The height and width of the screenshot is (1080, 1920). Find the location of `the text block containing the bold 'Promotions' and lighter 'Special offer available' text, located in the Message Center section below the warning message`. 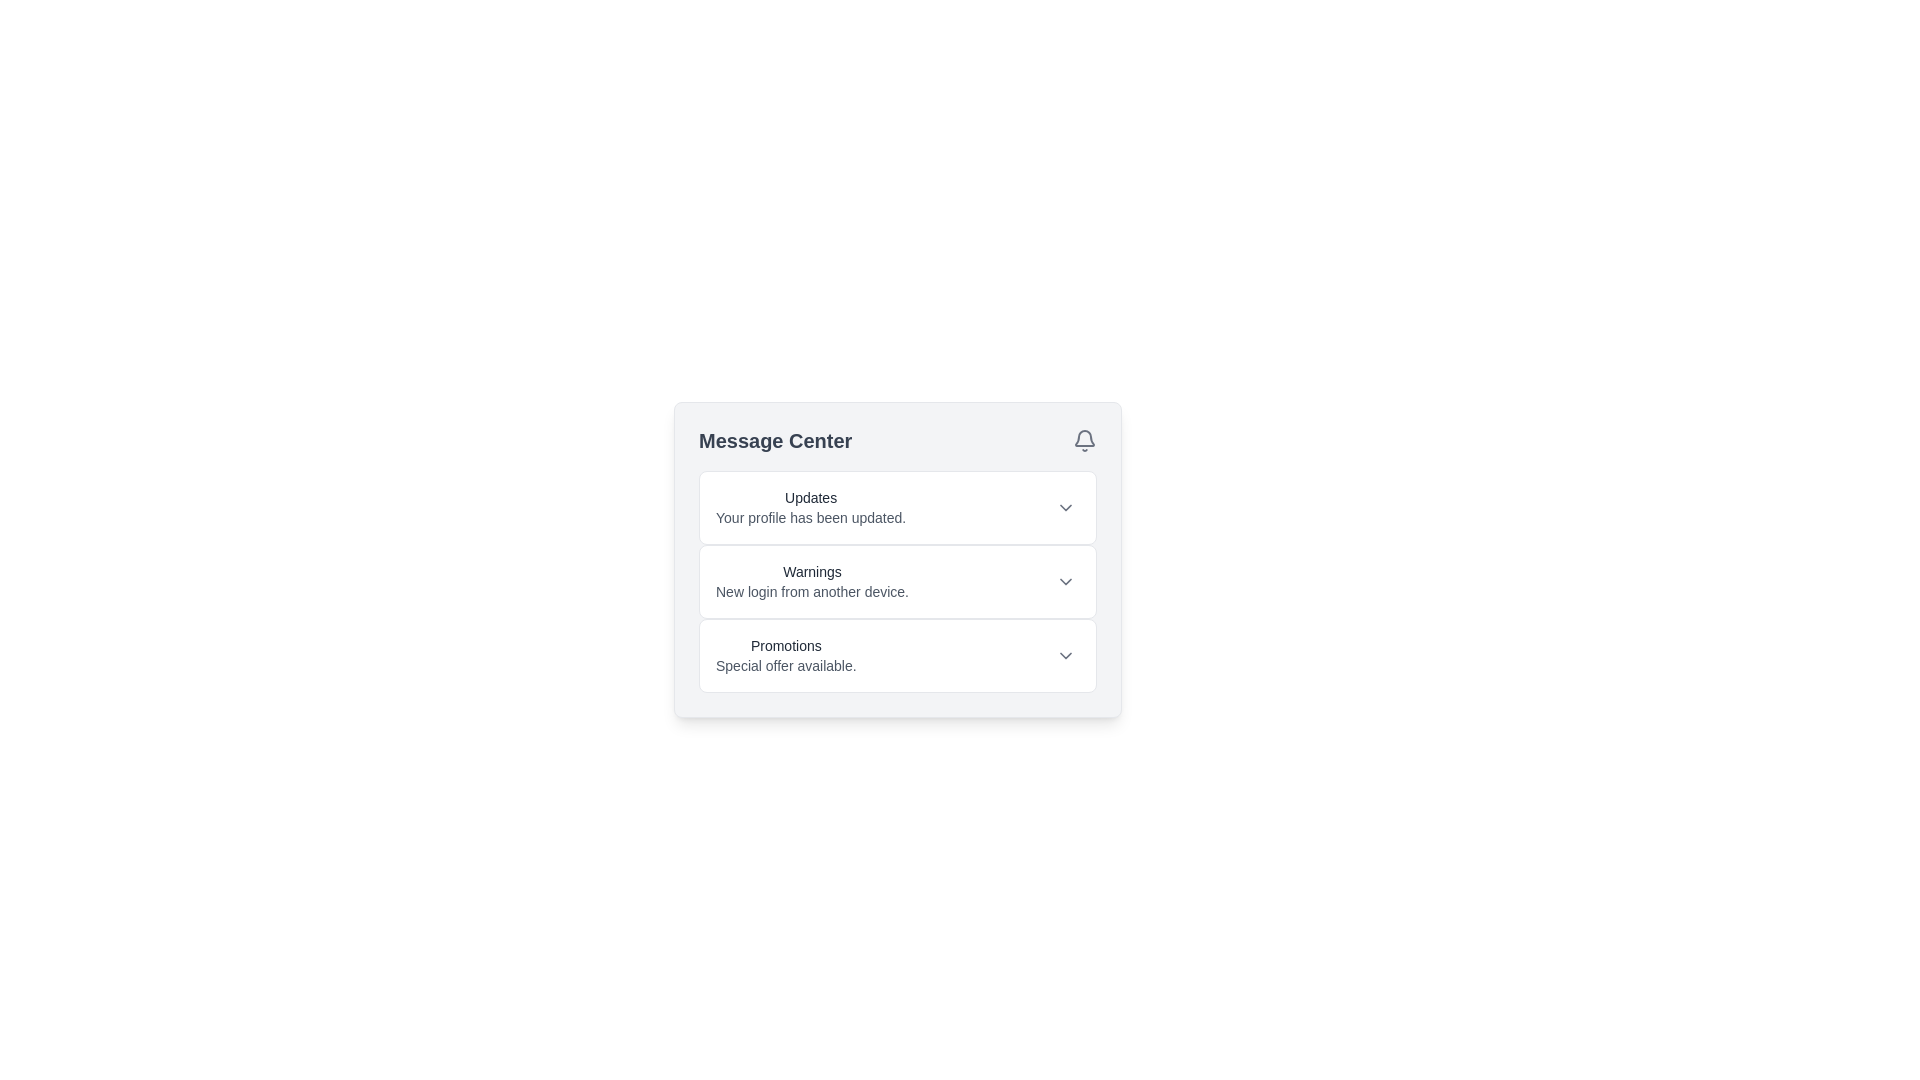

the text block containing the bold 'Promotions' and lighter 'Special offer available' text, located in the Message Center section below the warning message is located at coordinates (785, 655).